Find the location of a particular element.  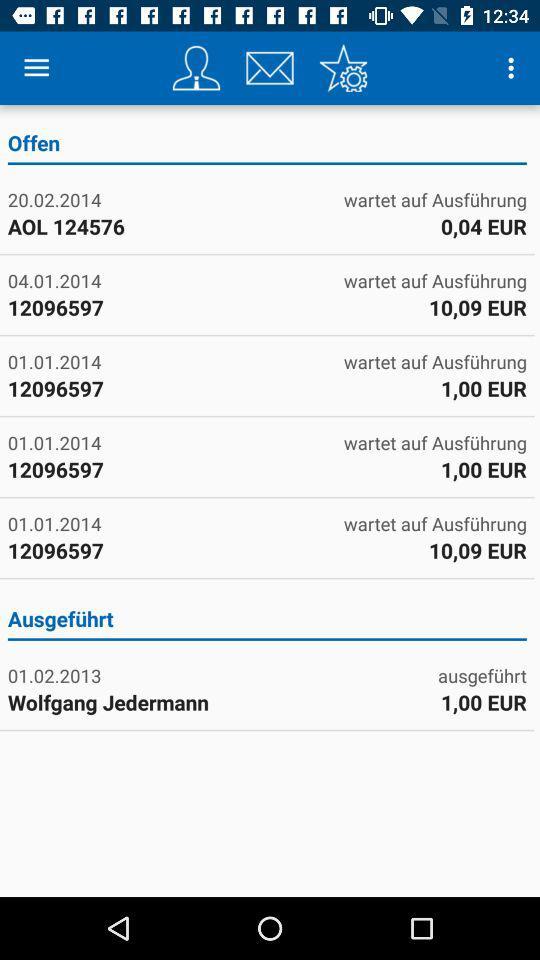

the item above offen icon is located at coordinates (36, 68).